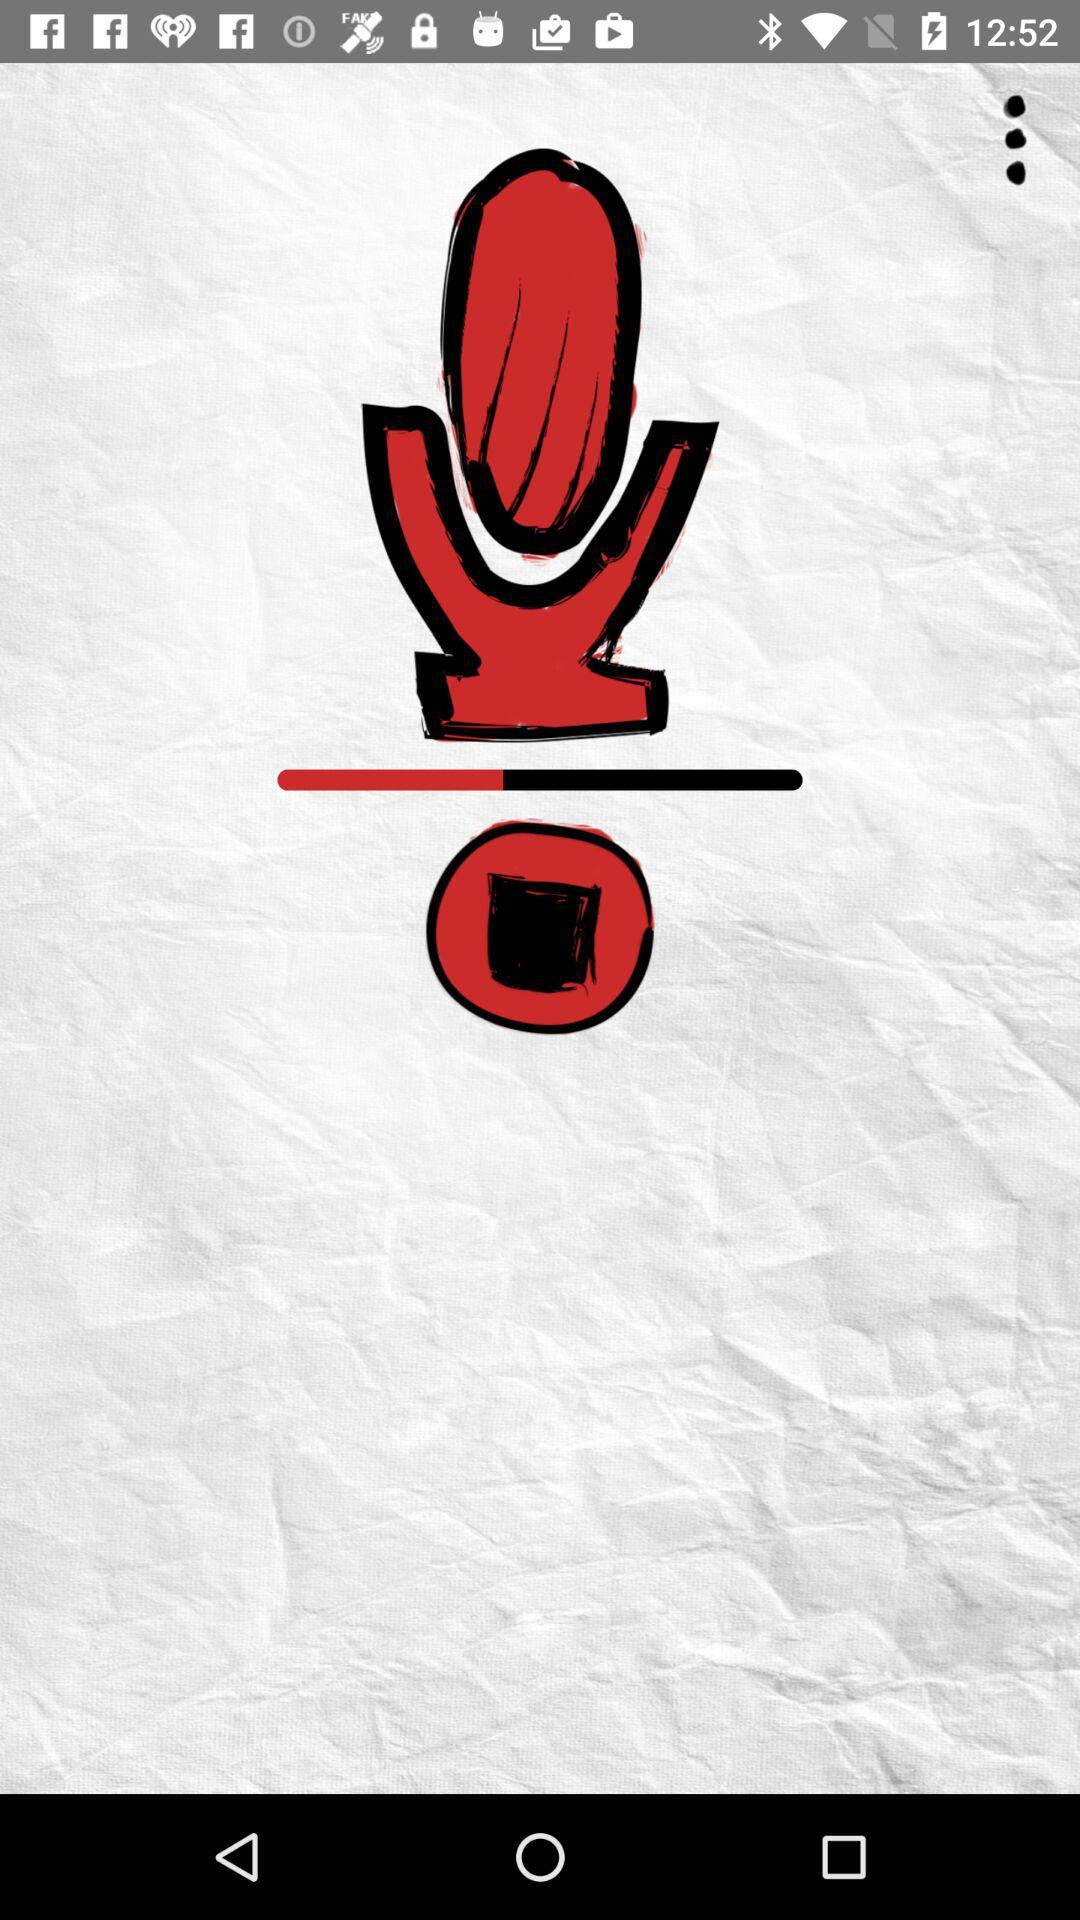 The width and height of the screenshot is (1080, 1920). I want to click on record, so click(540, 444).